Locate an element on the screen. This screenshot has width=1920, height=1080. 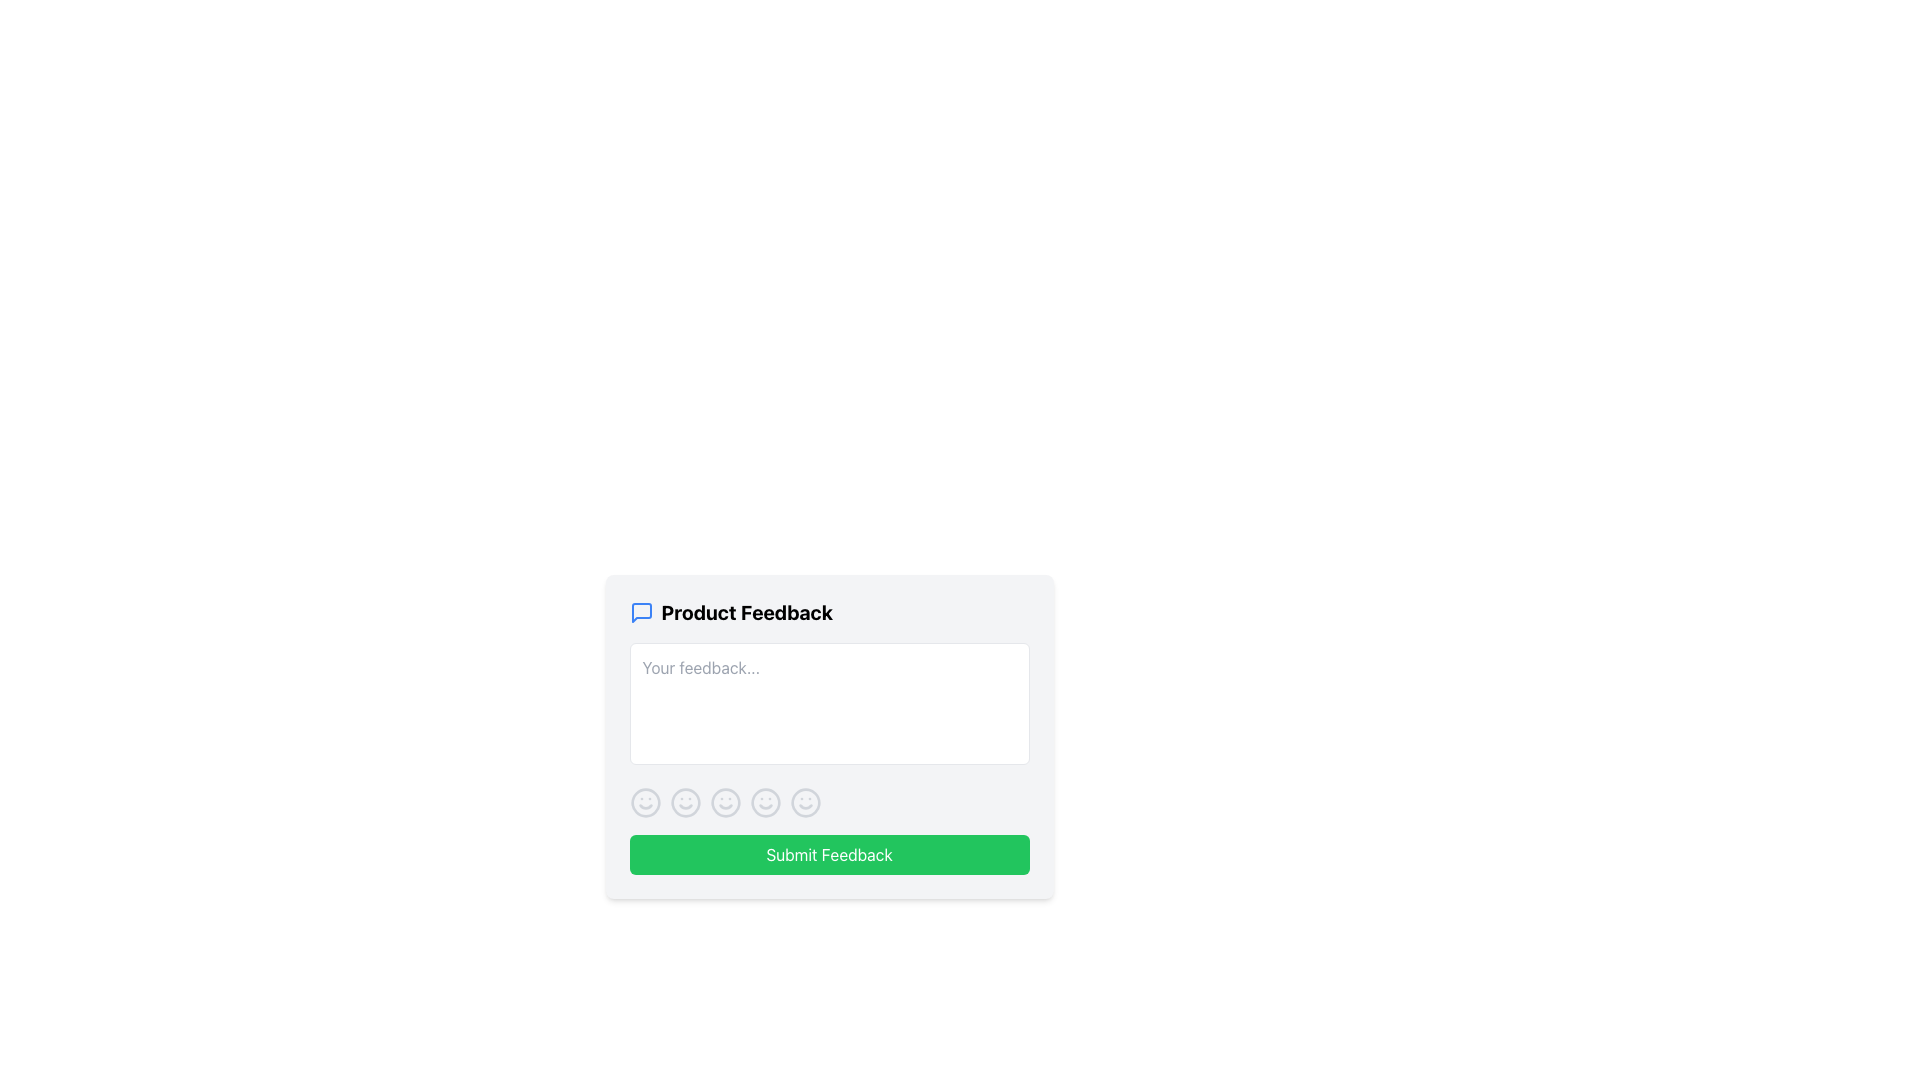
the Label with Icon that indicates the feedback section at the top-left of the card layout, which serves as a title for providing product-related feedback is located at coordinates (829, 612).